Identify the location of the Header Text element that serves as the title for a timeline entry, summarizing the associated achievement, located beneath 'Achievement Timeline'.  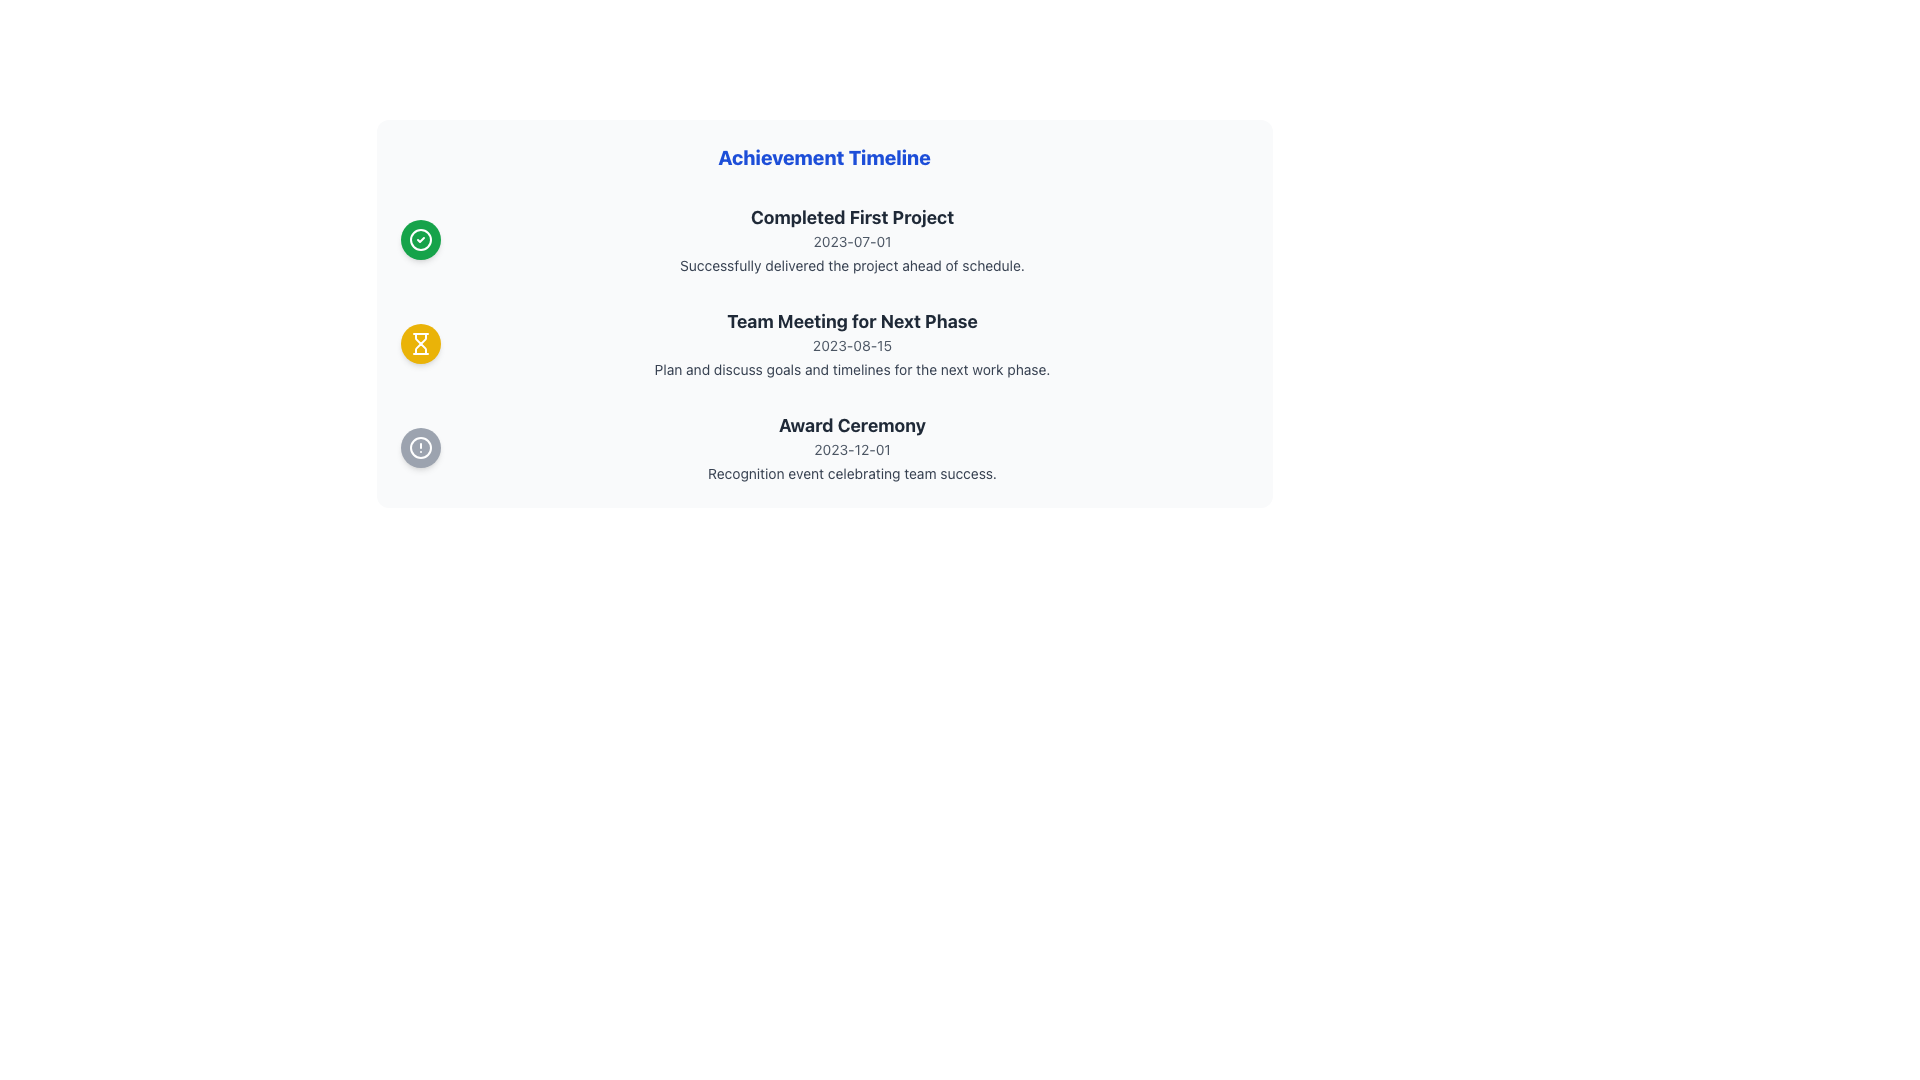
(852, 218).